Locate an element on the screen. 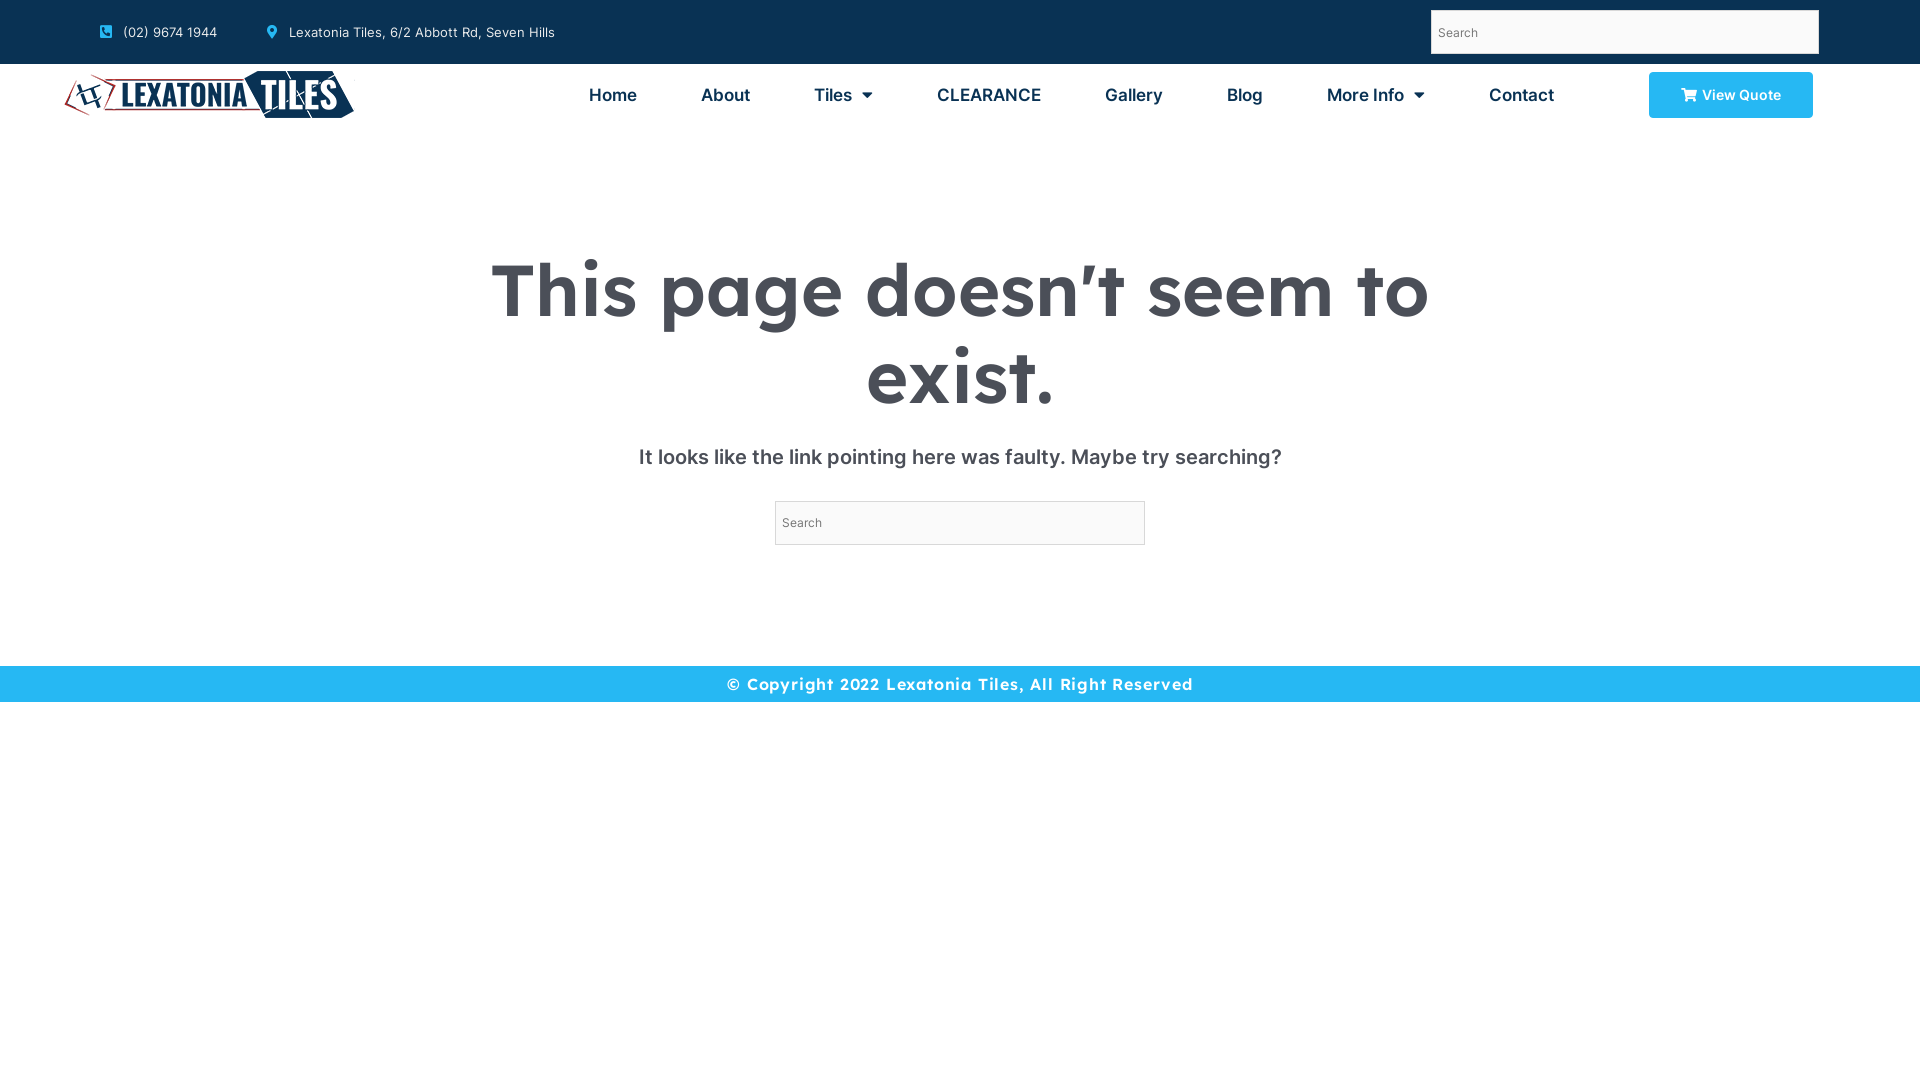 The image size is (1920, 1080). 'About' is located at coordinates (681, 95).